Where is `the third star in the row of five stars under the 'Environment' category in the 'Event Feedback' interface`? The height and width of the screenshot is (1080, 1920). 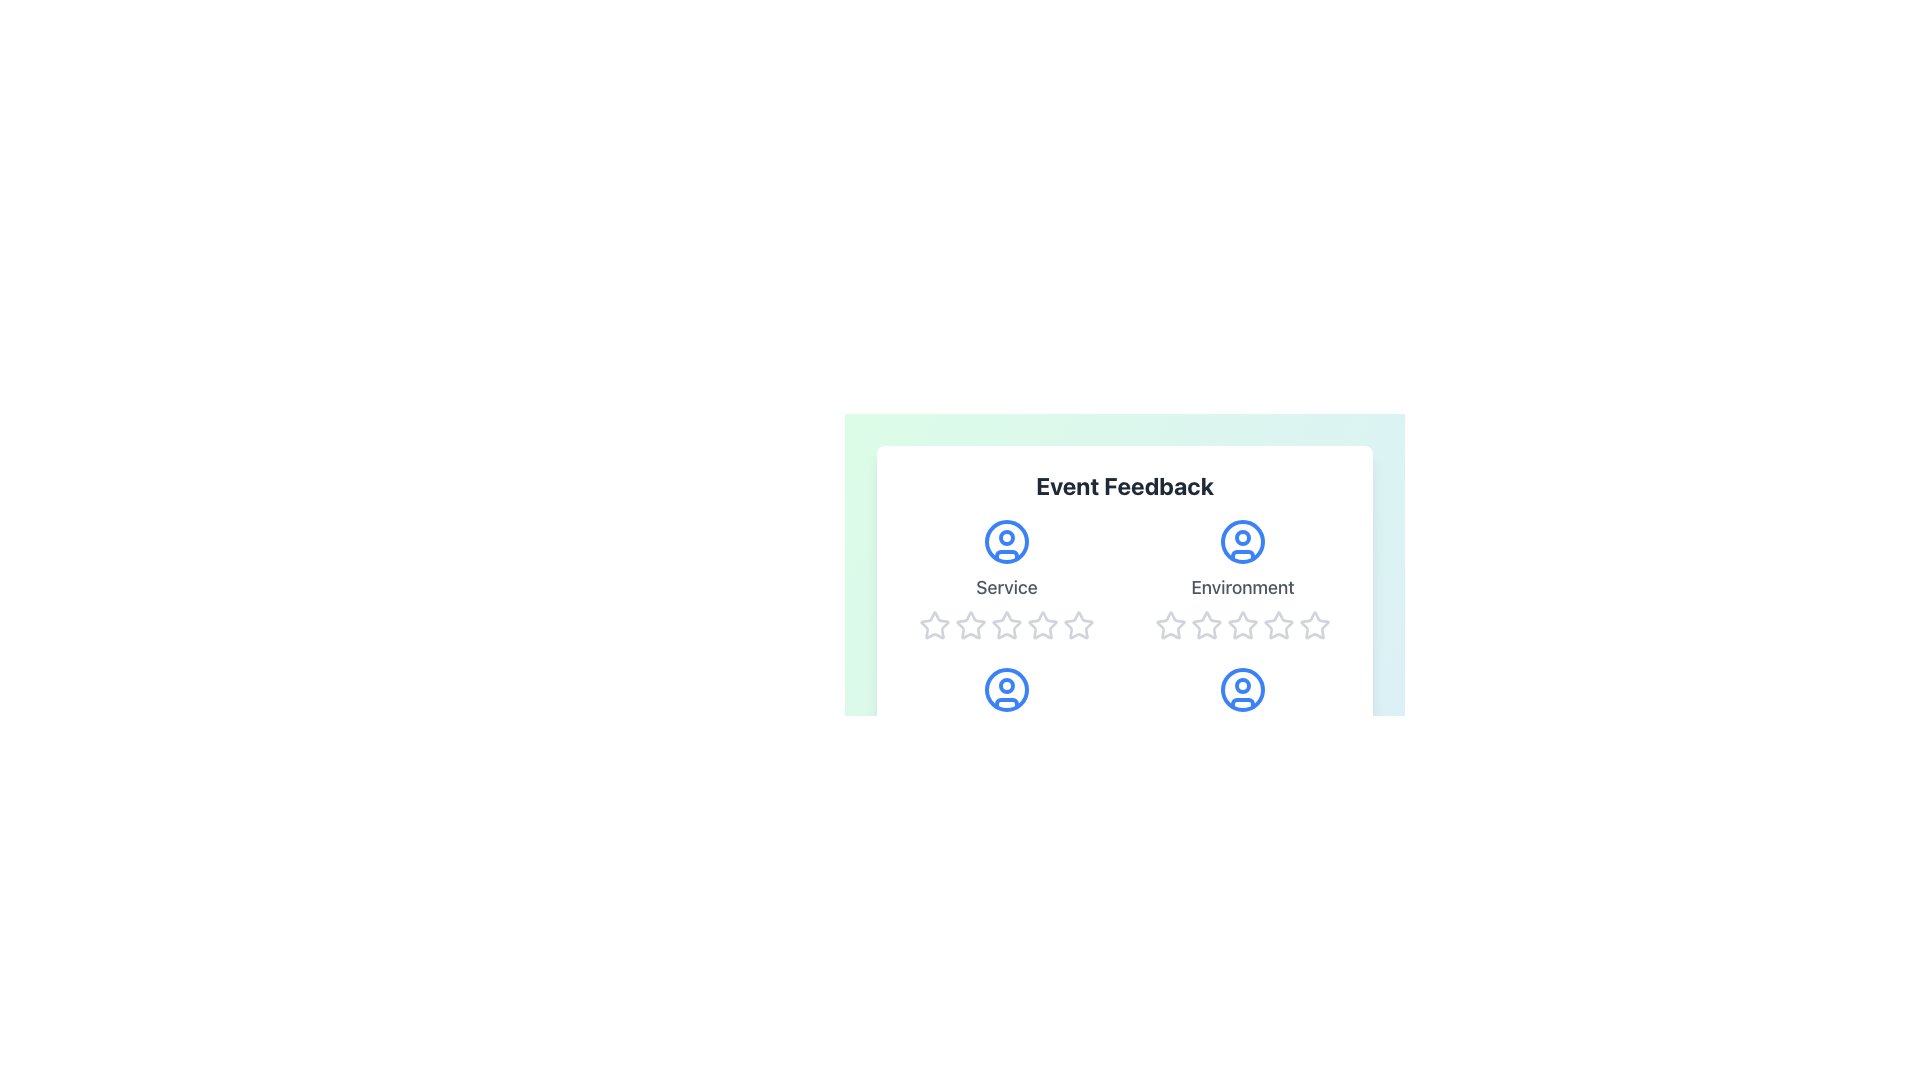
the third star in the row of five stars under the 'Environment' category in the 'Event Feedback' interface is located at coordinates (1276, 623).